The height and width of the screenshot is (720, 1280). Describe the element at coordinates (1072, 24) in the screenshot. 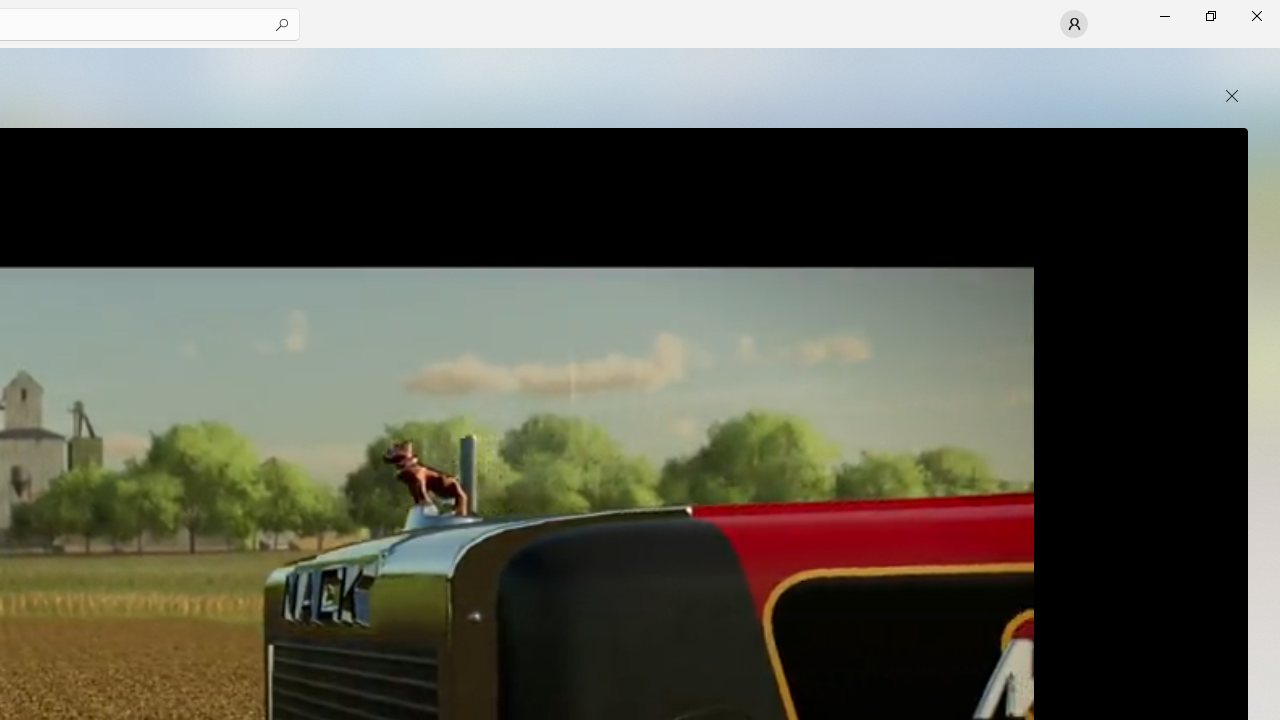

I see `'User profile'` at that location.